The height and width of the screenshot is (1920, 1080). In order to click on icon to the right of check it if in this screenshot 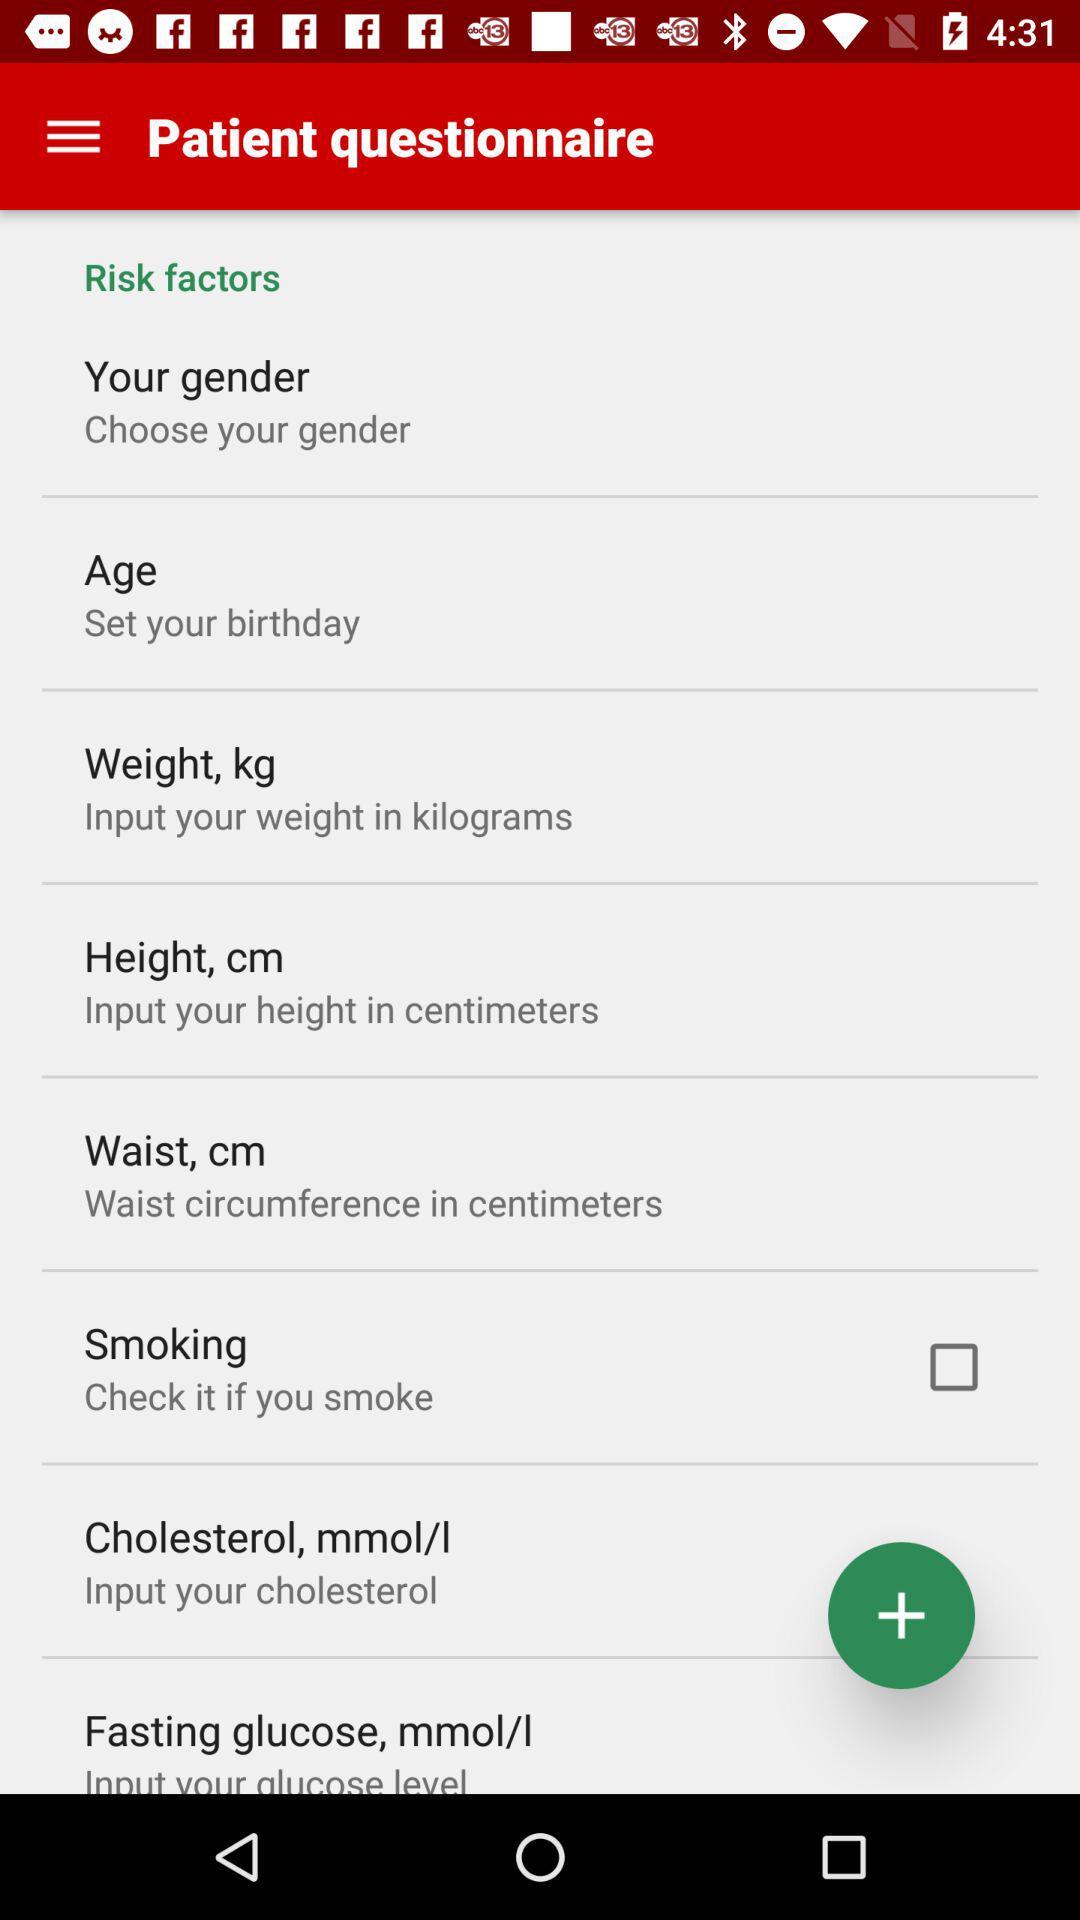, I will do `click(952, 1366)`.